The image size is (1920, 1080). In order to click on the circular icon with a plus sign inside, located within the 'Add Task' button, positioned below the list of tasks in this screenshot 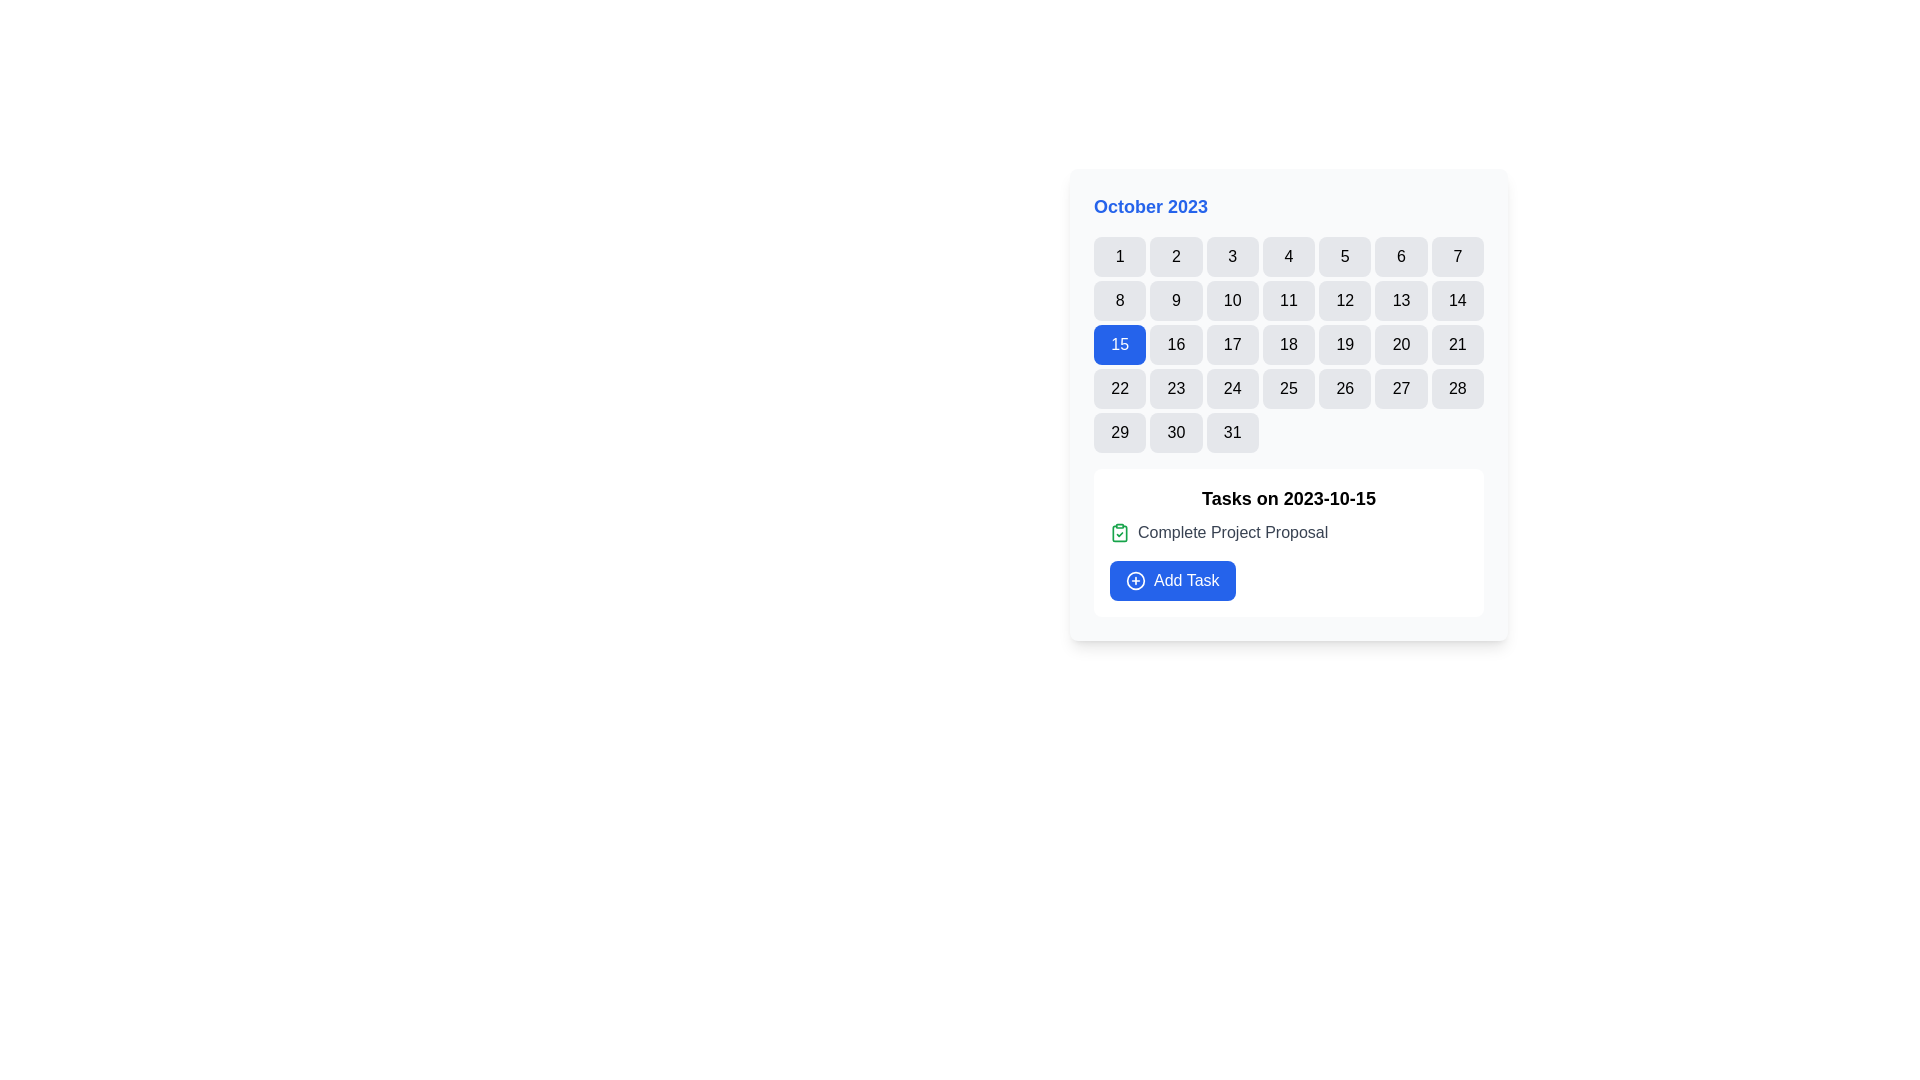, I will do `click(1136, 581)`.